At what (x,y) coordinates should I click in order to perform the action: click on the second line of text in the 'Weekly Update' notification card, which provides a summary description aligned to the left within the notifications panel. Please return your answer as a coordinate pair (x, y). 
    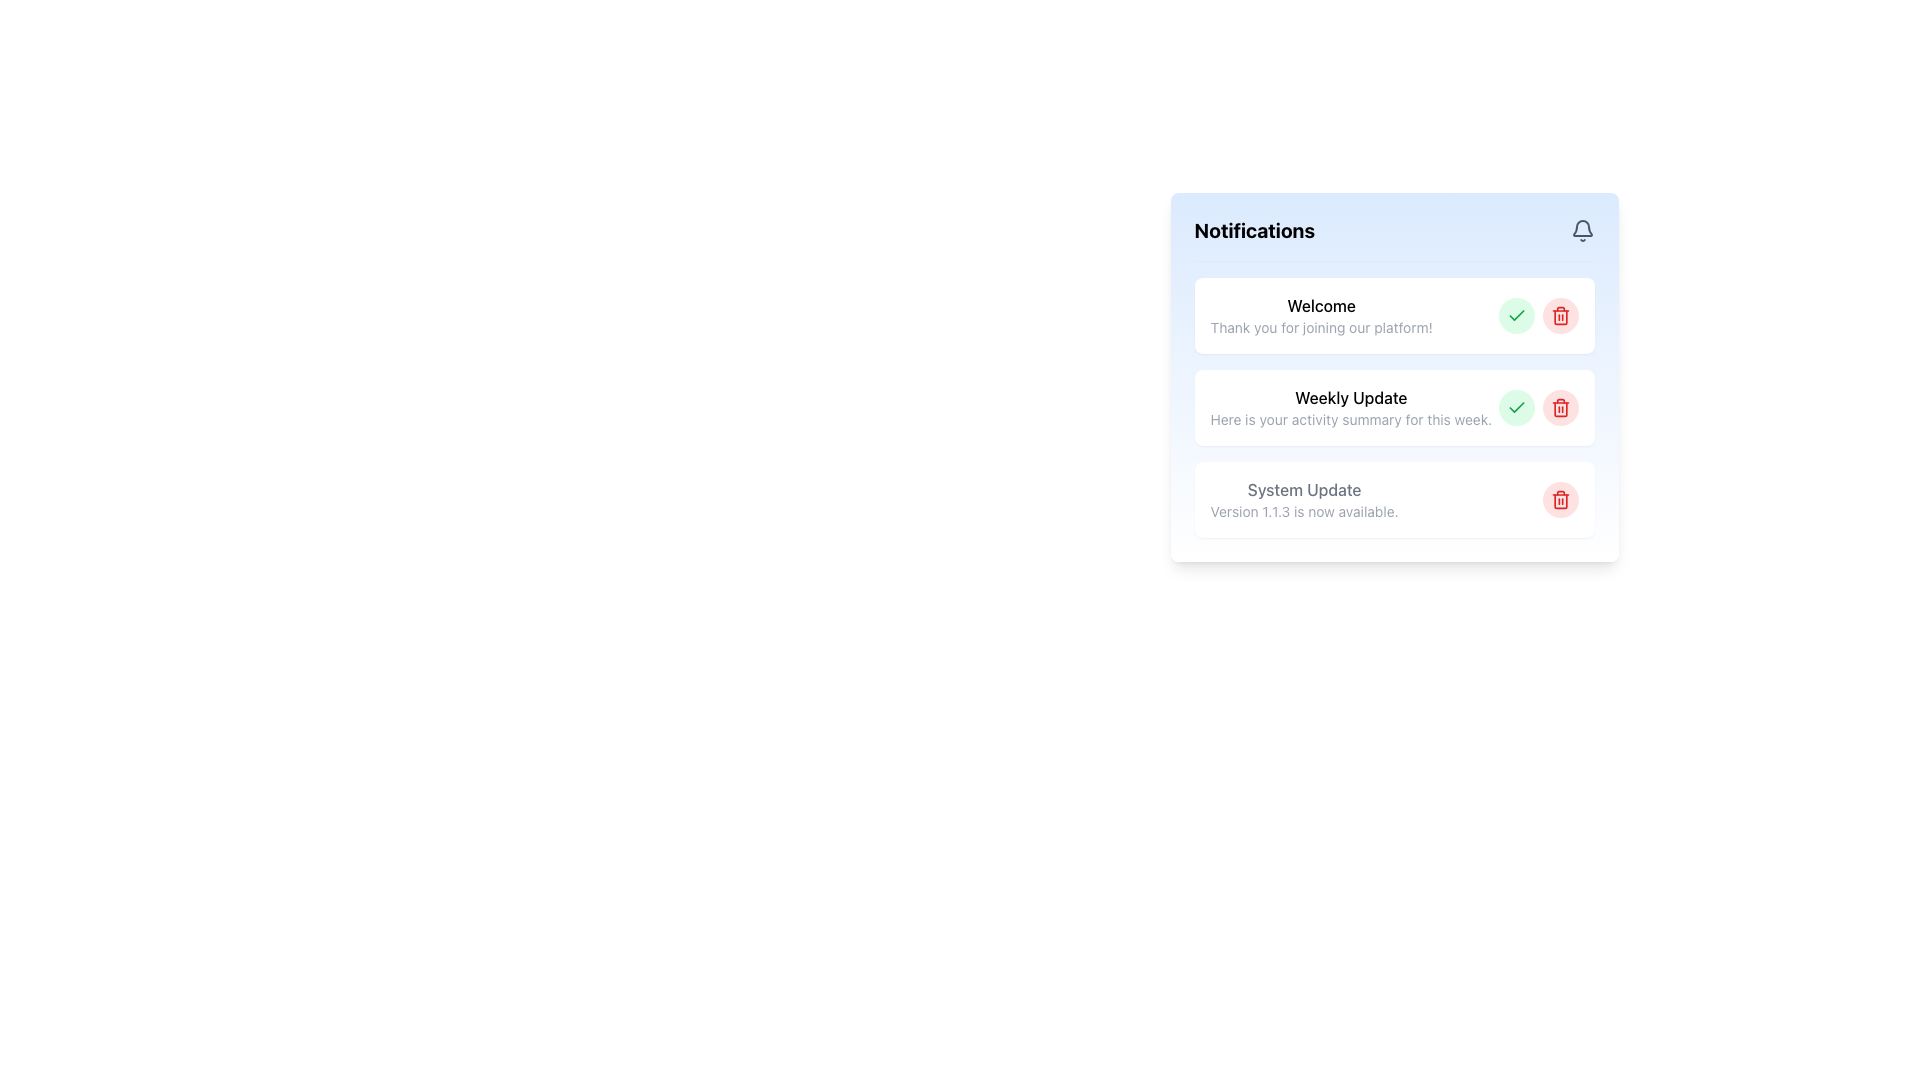
    Looking at the image, I should click on (1351, 419).